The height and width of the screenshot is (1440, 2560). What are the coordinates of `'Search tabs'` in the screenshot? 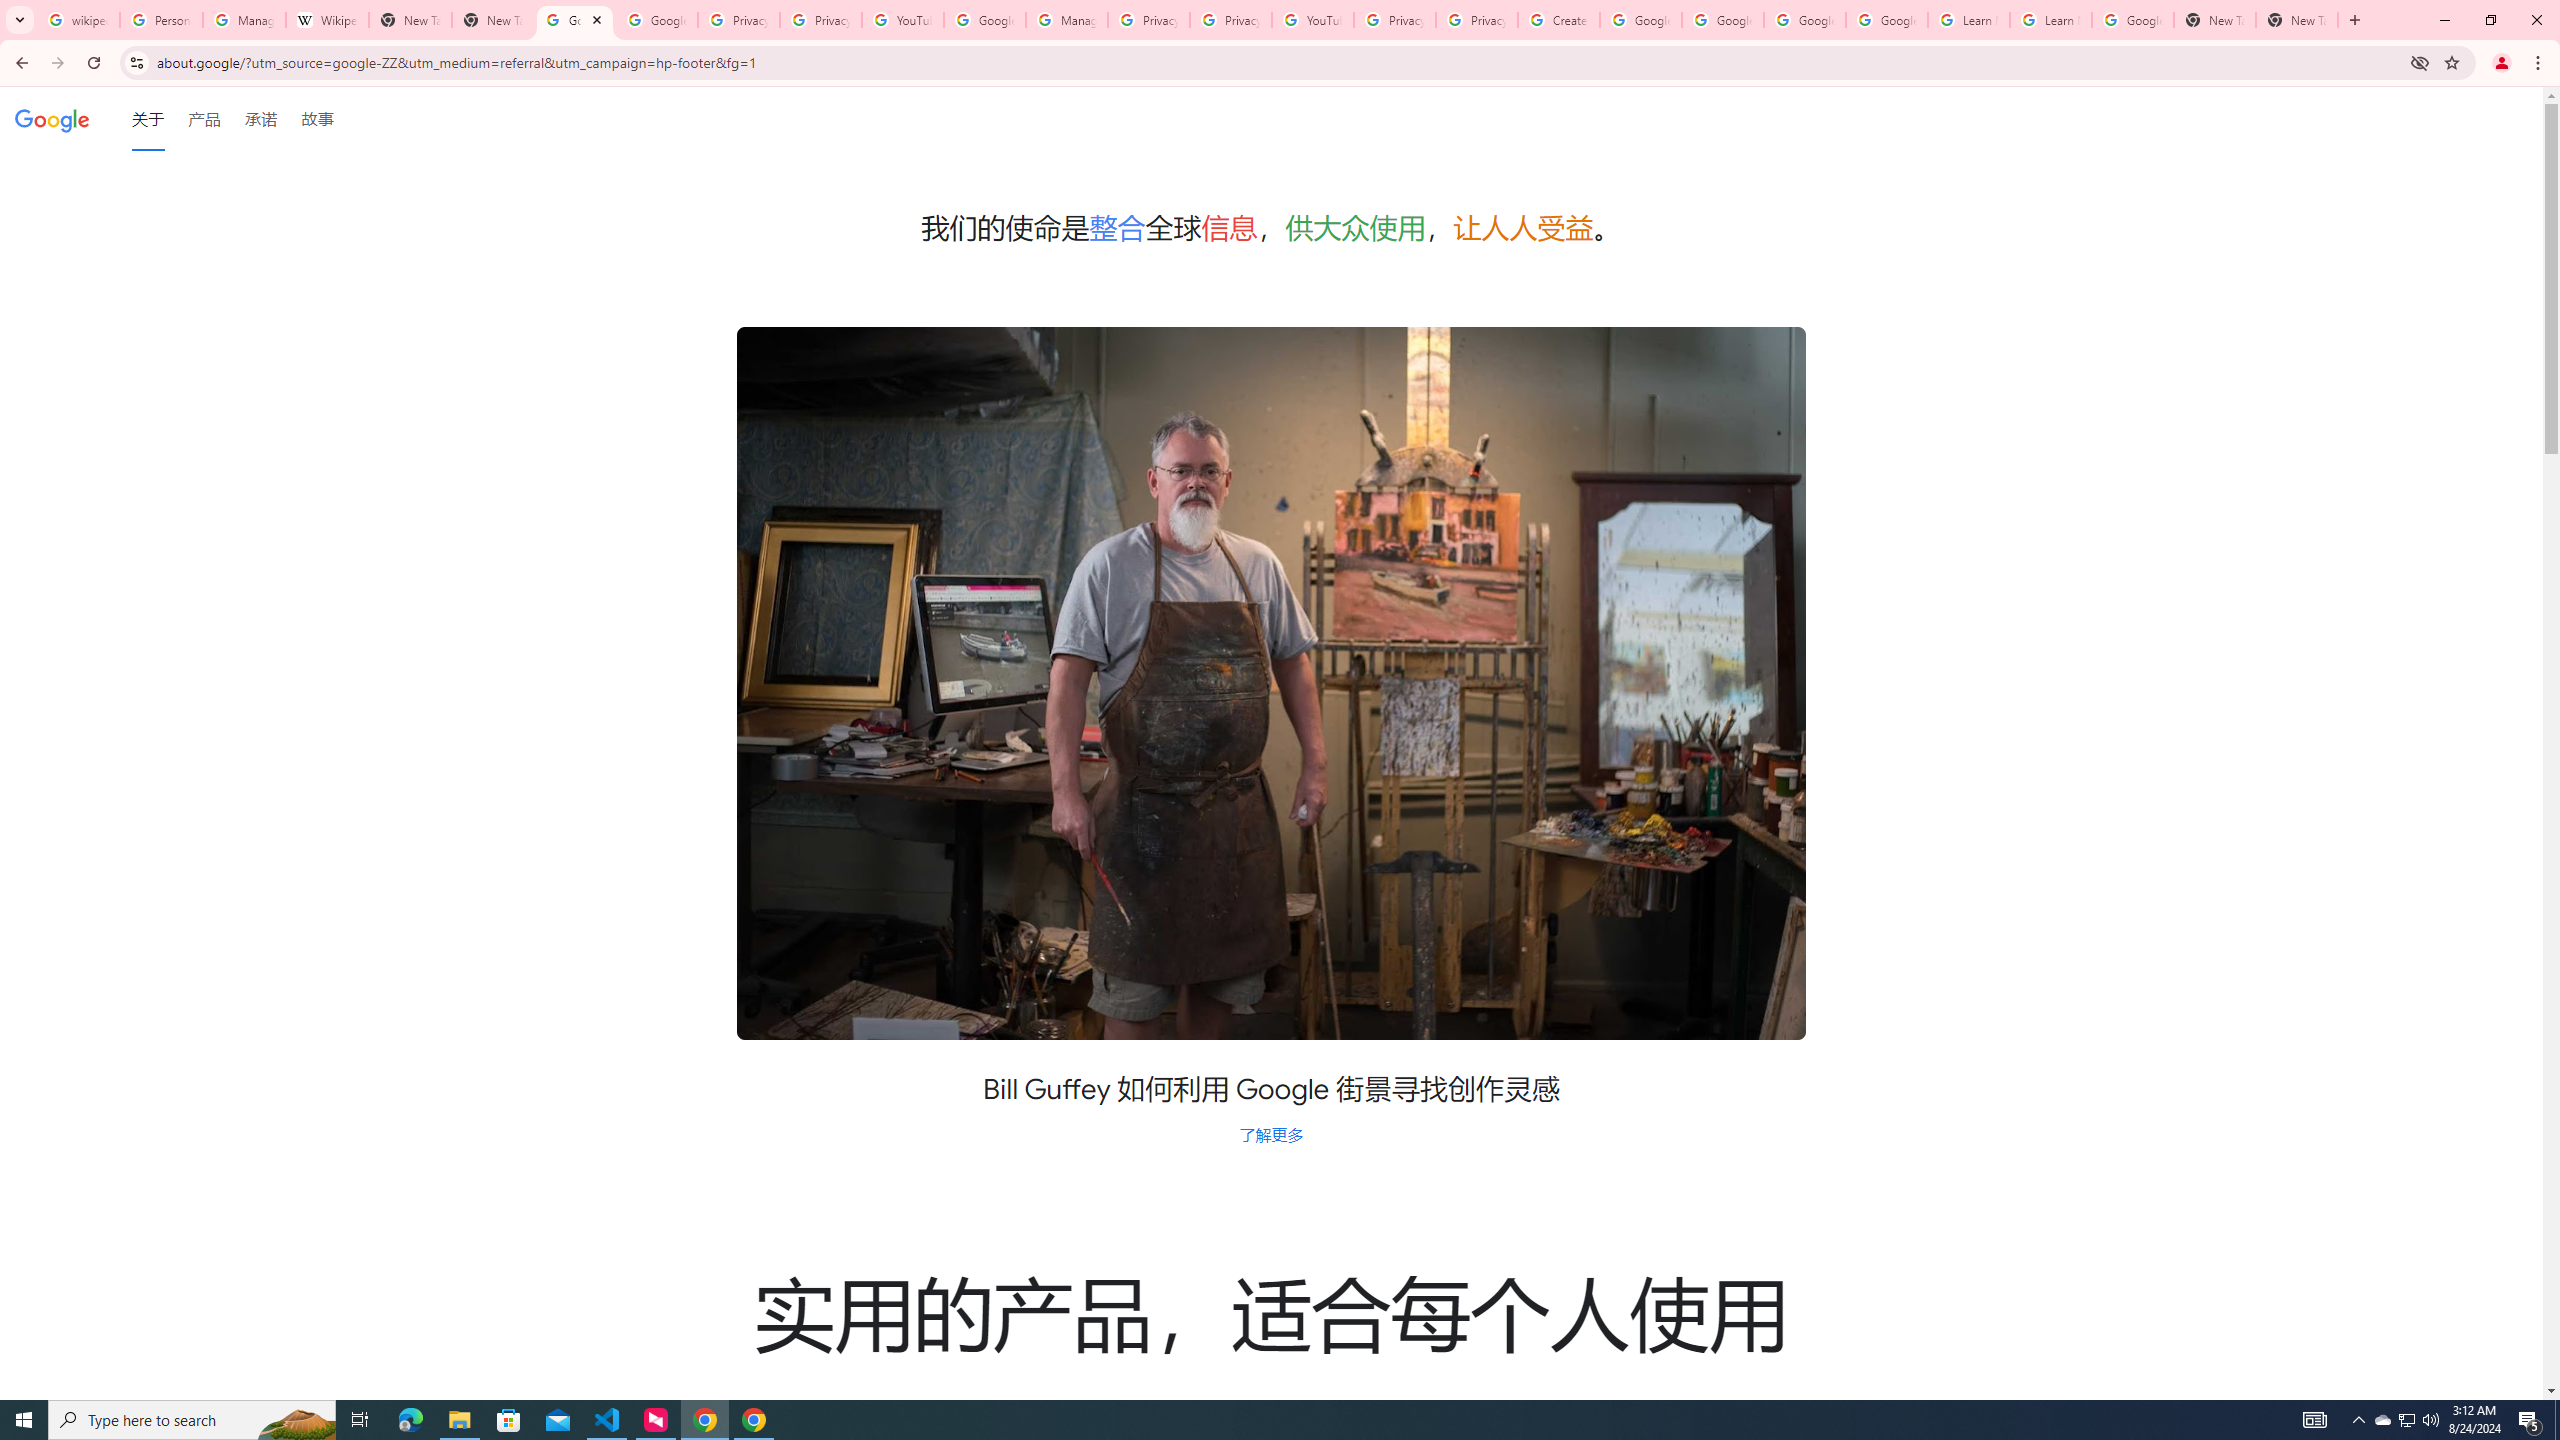 It's located at (19, 19).